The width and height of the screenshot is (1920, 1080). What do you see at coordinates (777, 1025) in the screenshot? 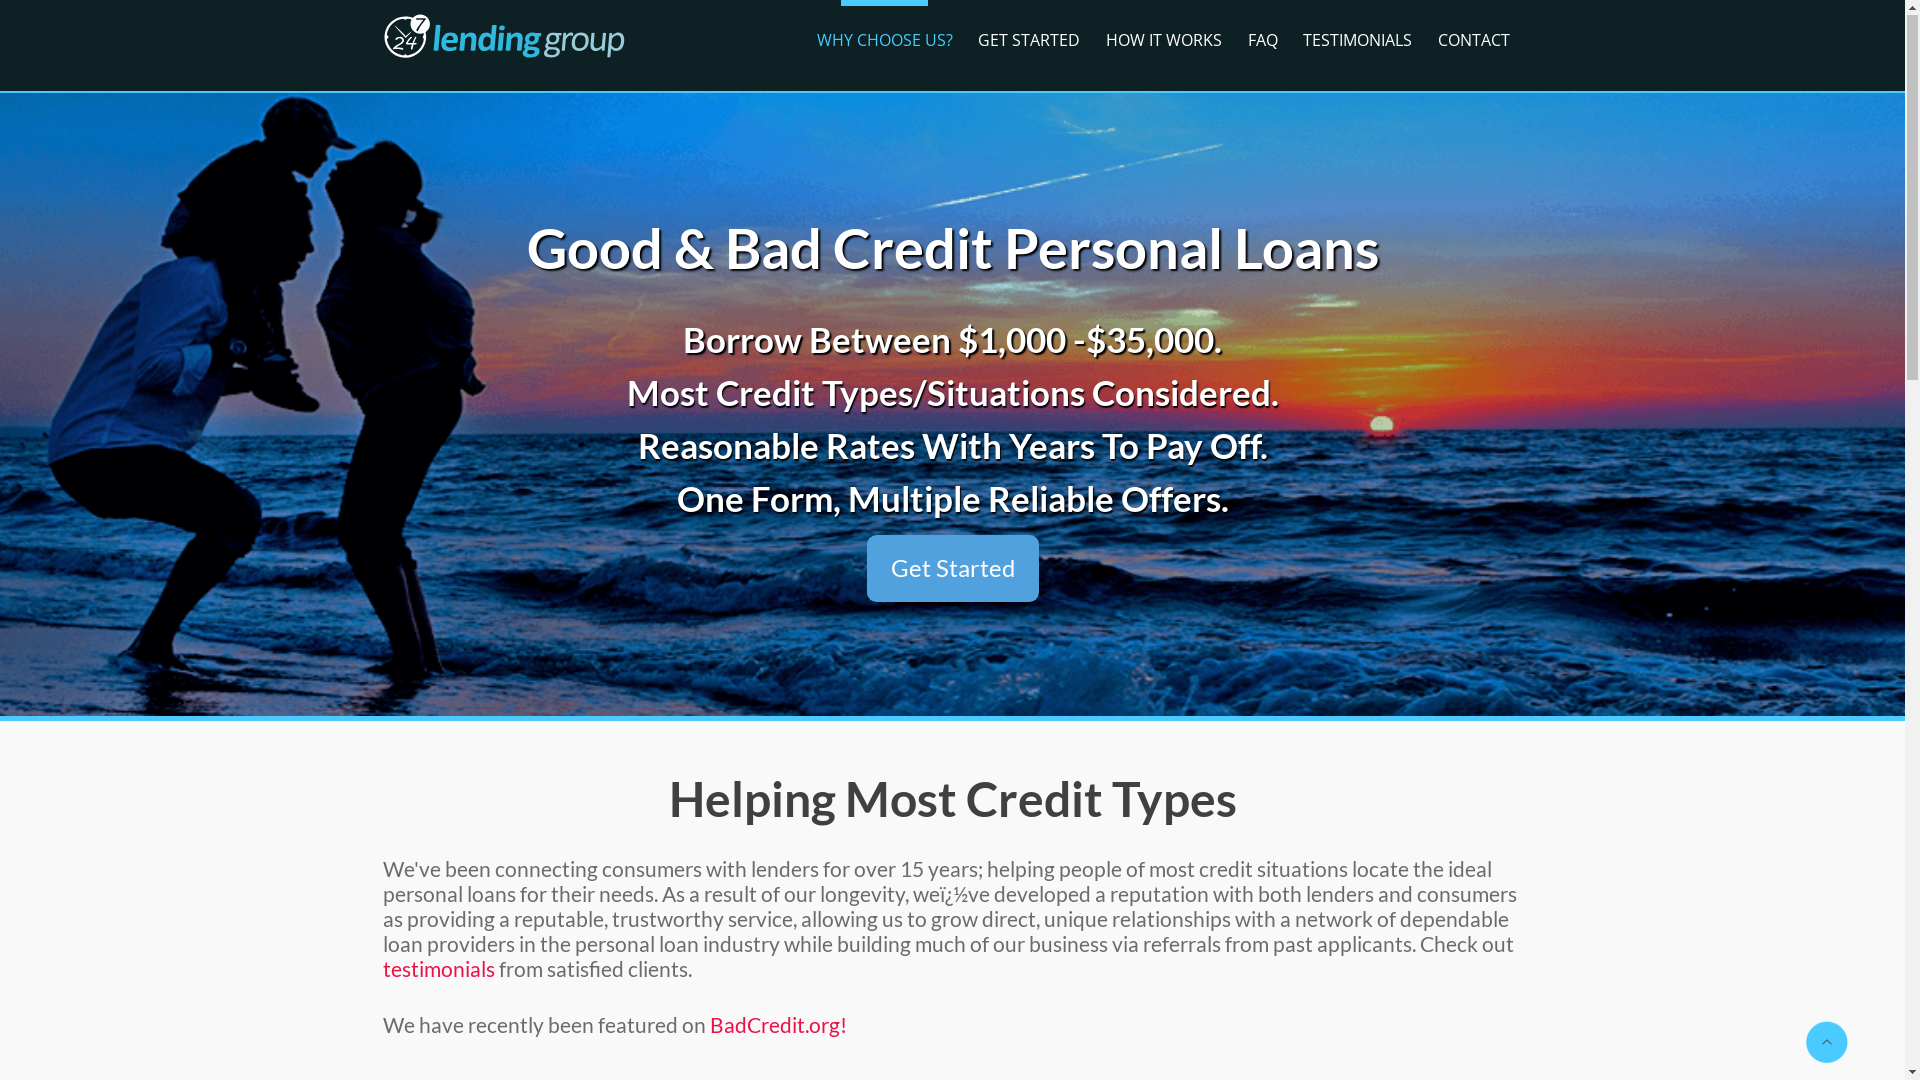
I see `'BadCredit.org!'` at bounding box center [777, 1025].